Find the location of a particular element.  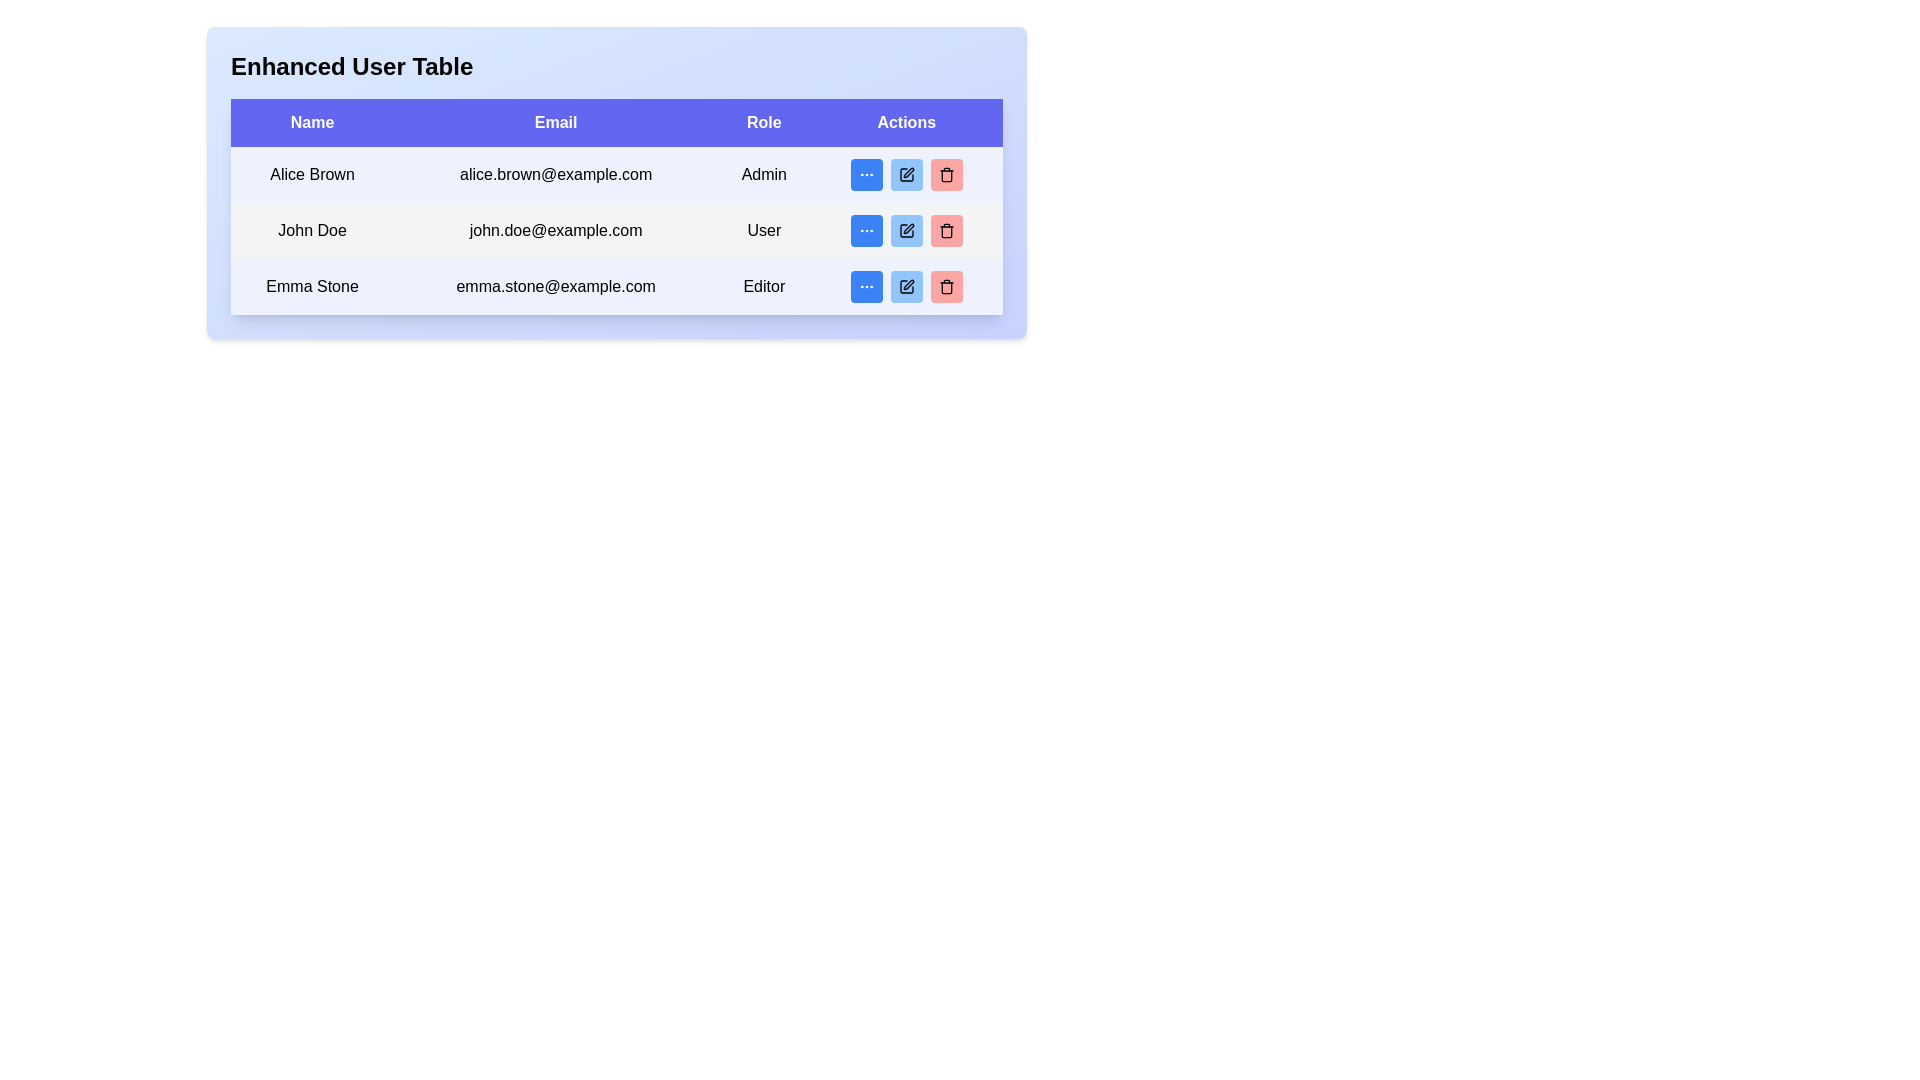

the second button in the 'Actions' column of the second row of the user table is located at coordinates (925, 230).